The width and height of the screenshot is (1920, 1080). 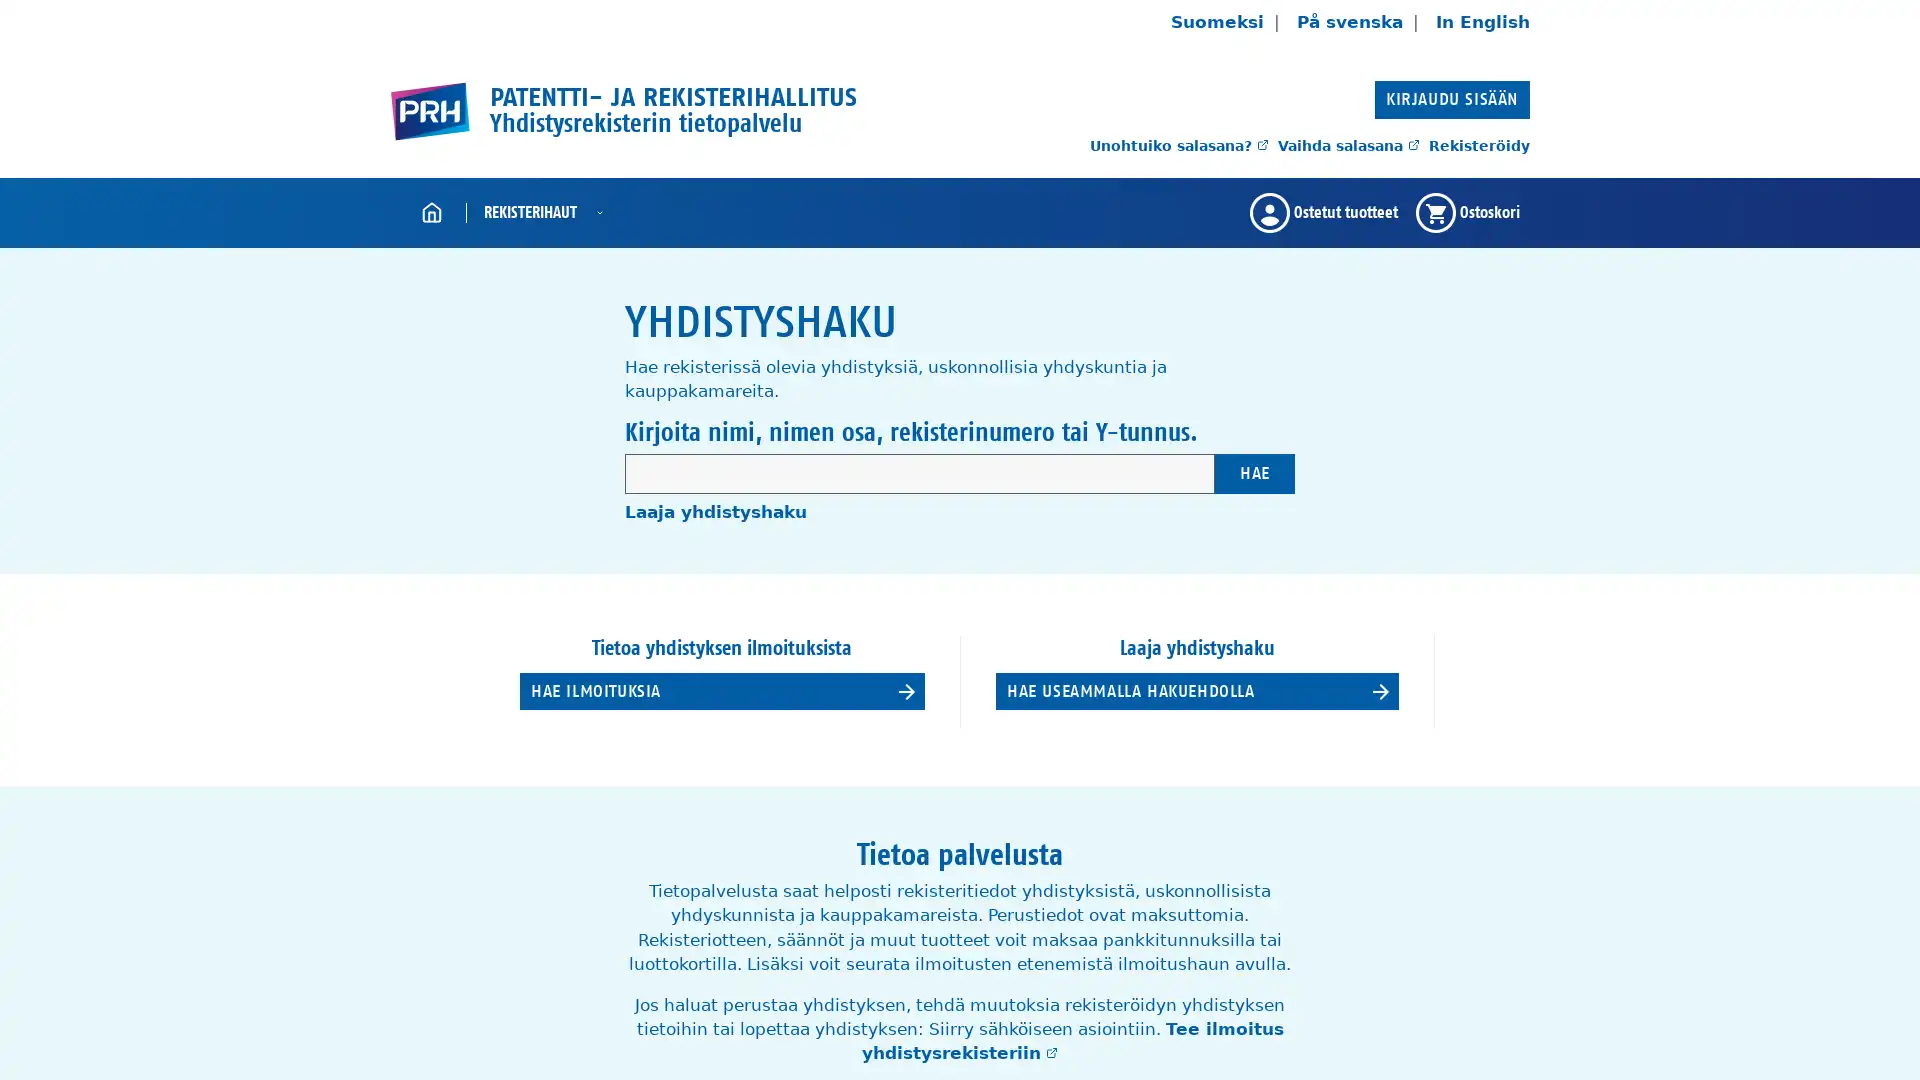 I want to click on HAE, so click(x=1253, y=473).